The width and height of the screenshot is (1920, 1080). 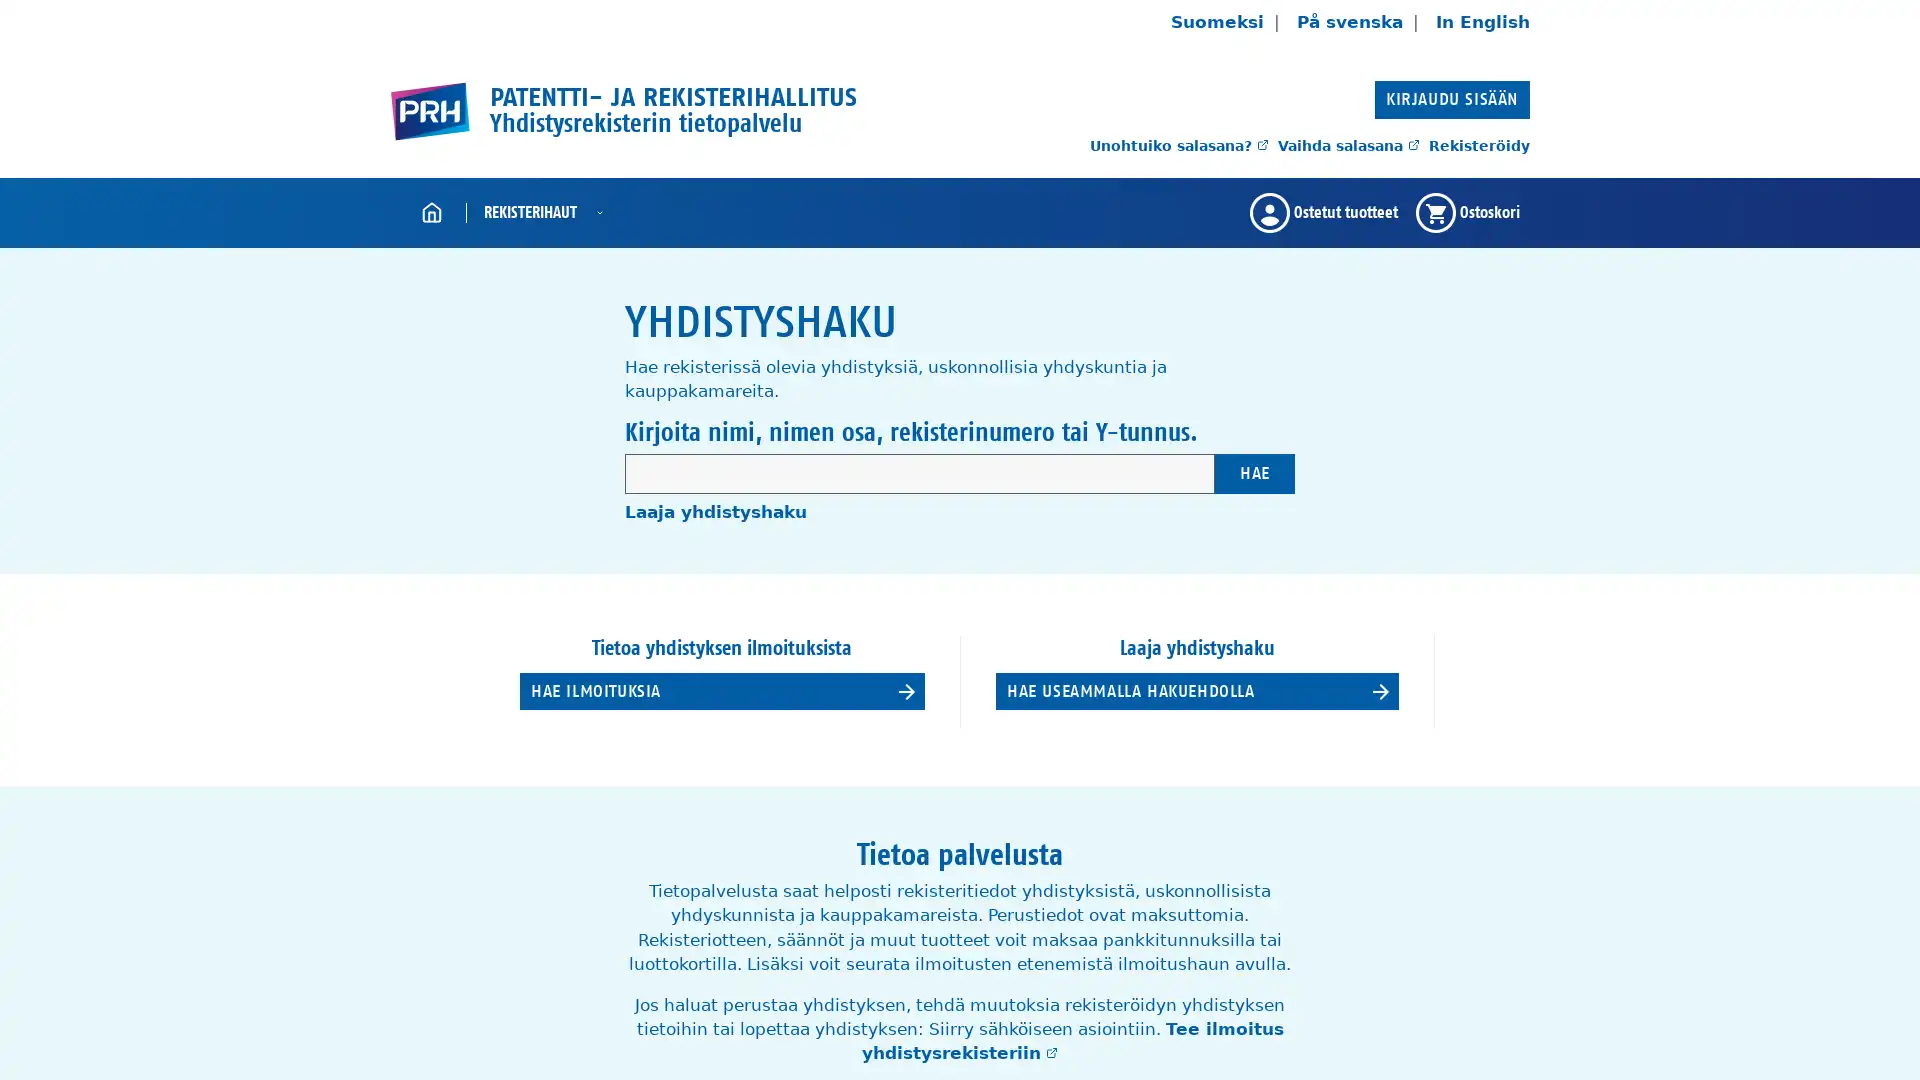 I want to click on HAE, so click(x=1253, y=473).